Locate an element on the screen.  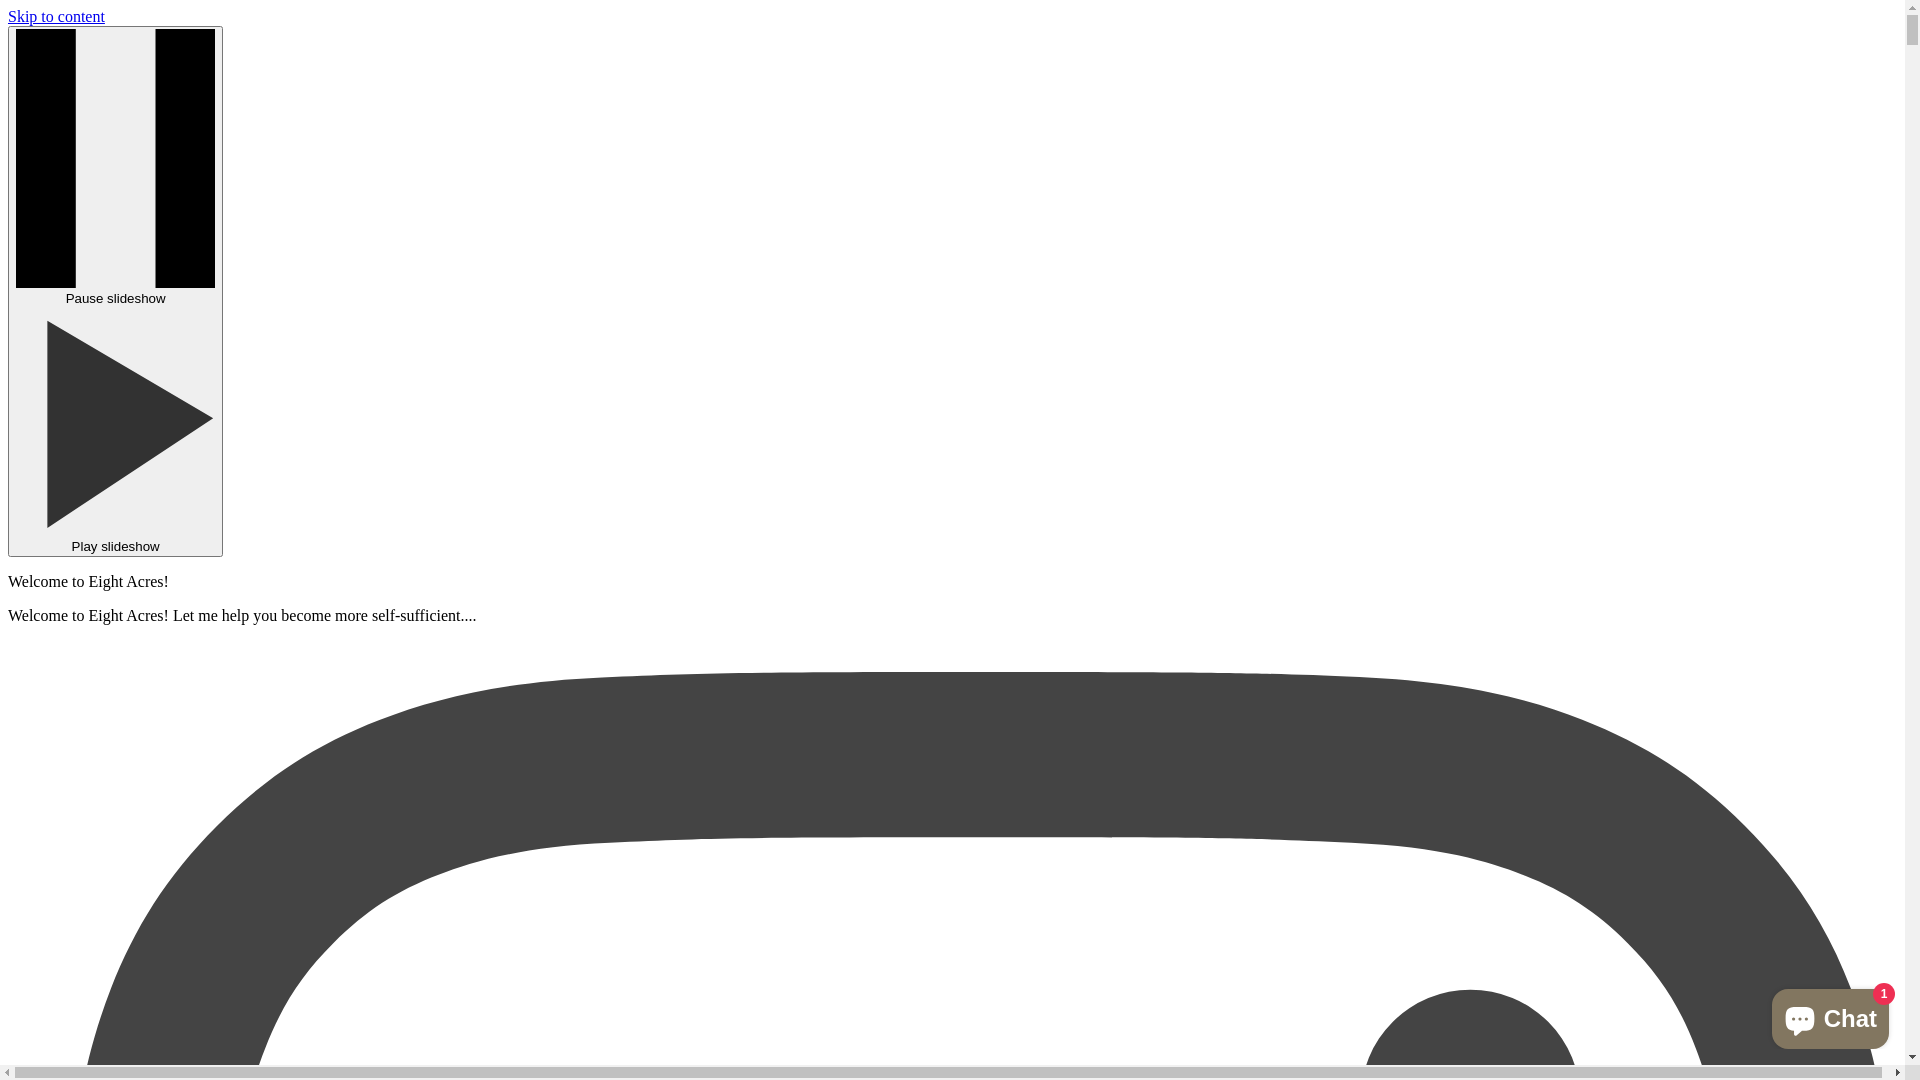
'Pause slideshow Play slideshow' is located at coordinates (114, 291).